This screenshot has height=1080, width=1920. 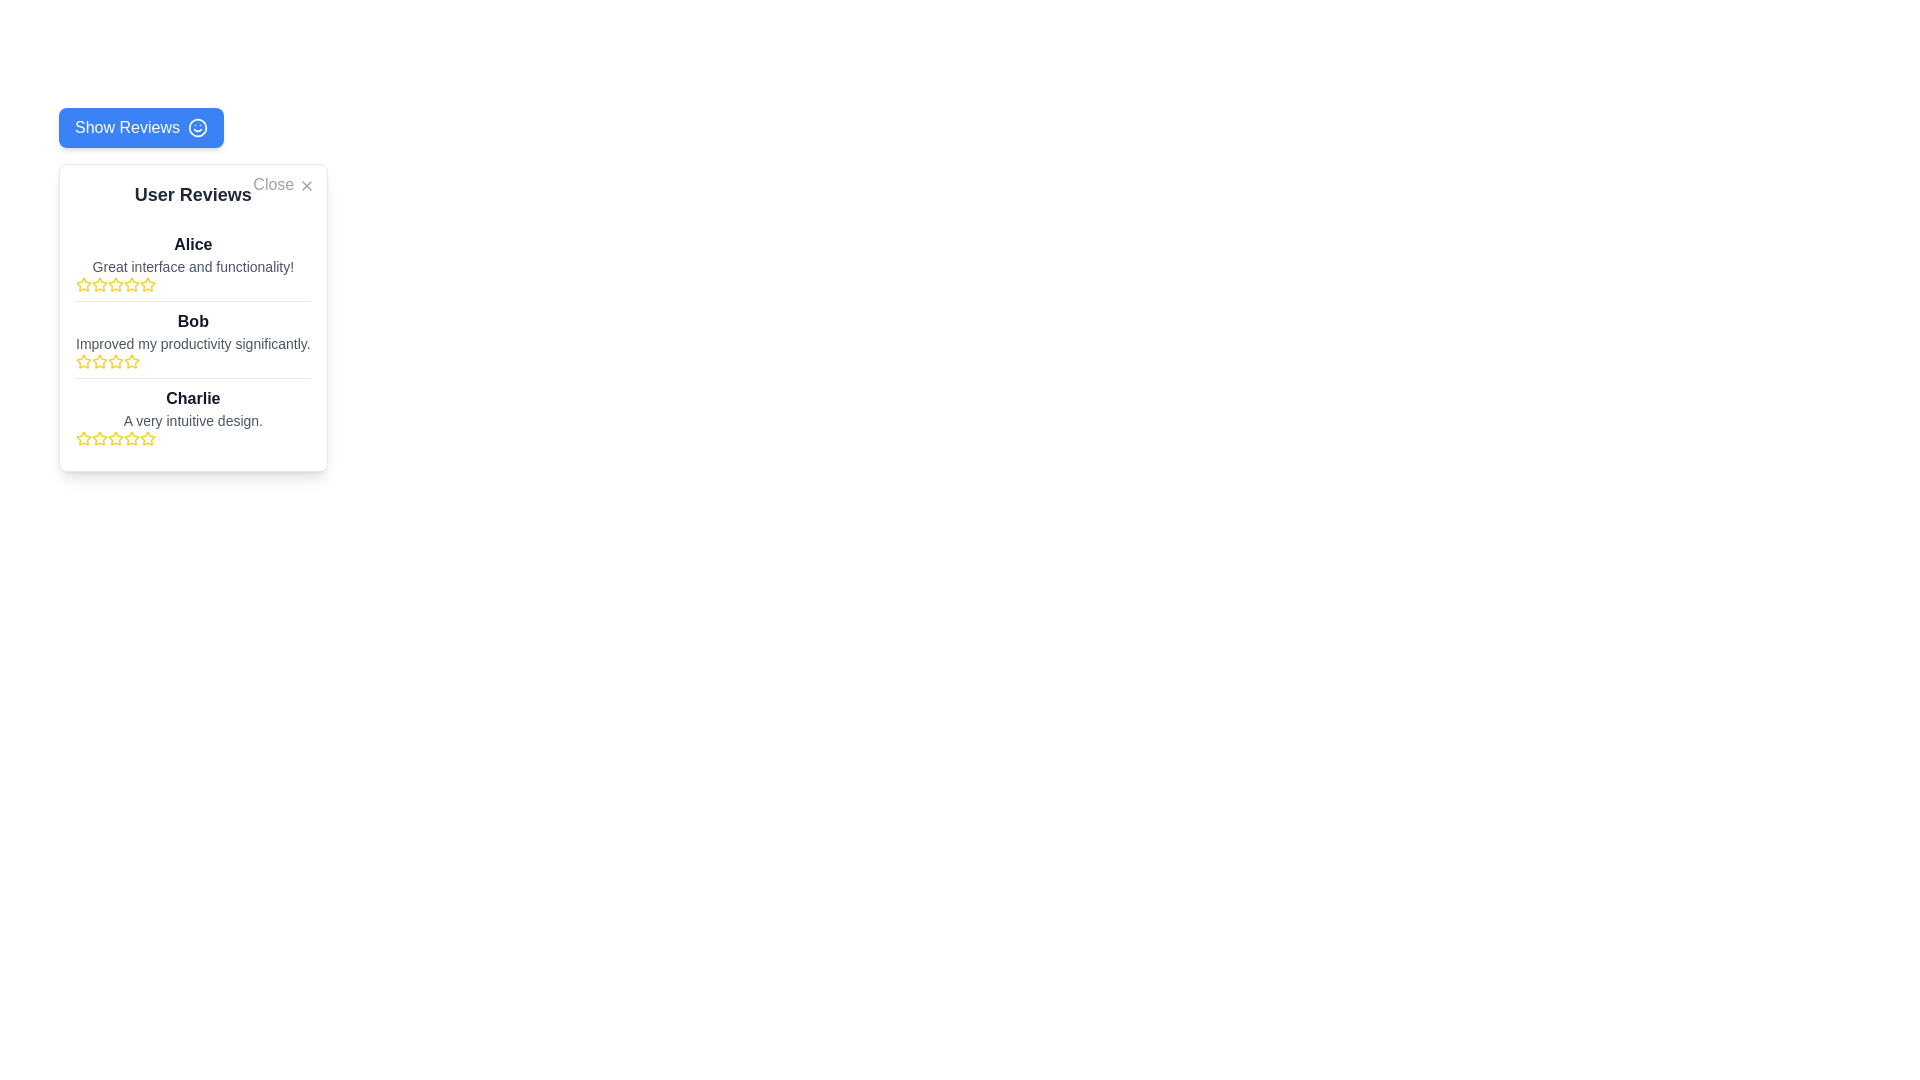 What do you see at coordinates (193, 342) in the screenshot?
I see `the text block displaying 'Improved my productivity significantly.' located under the name 'Bob' in the user review section` at bounding box center [193, 342].